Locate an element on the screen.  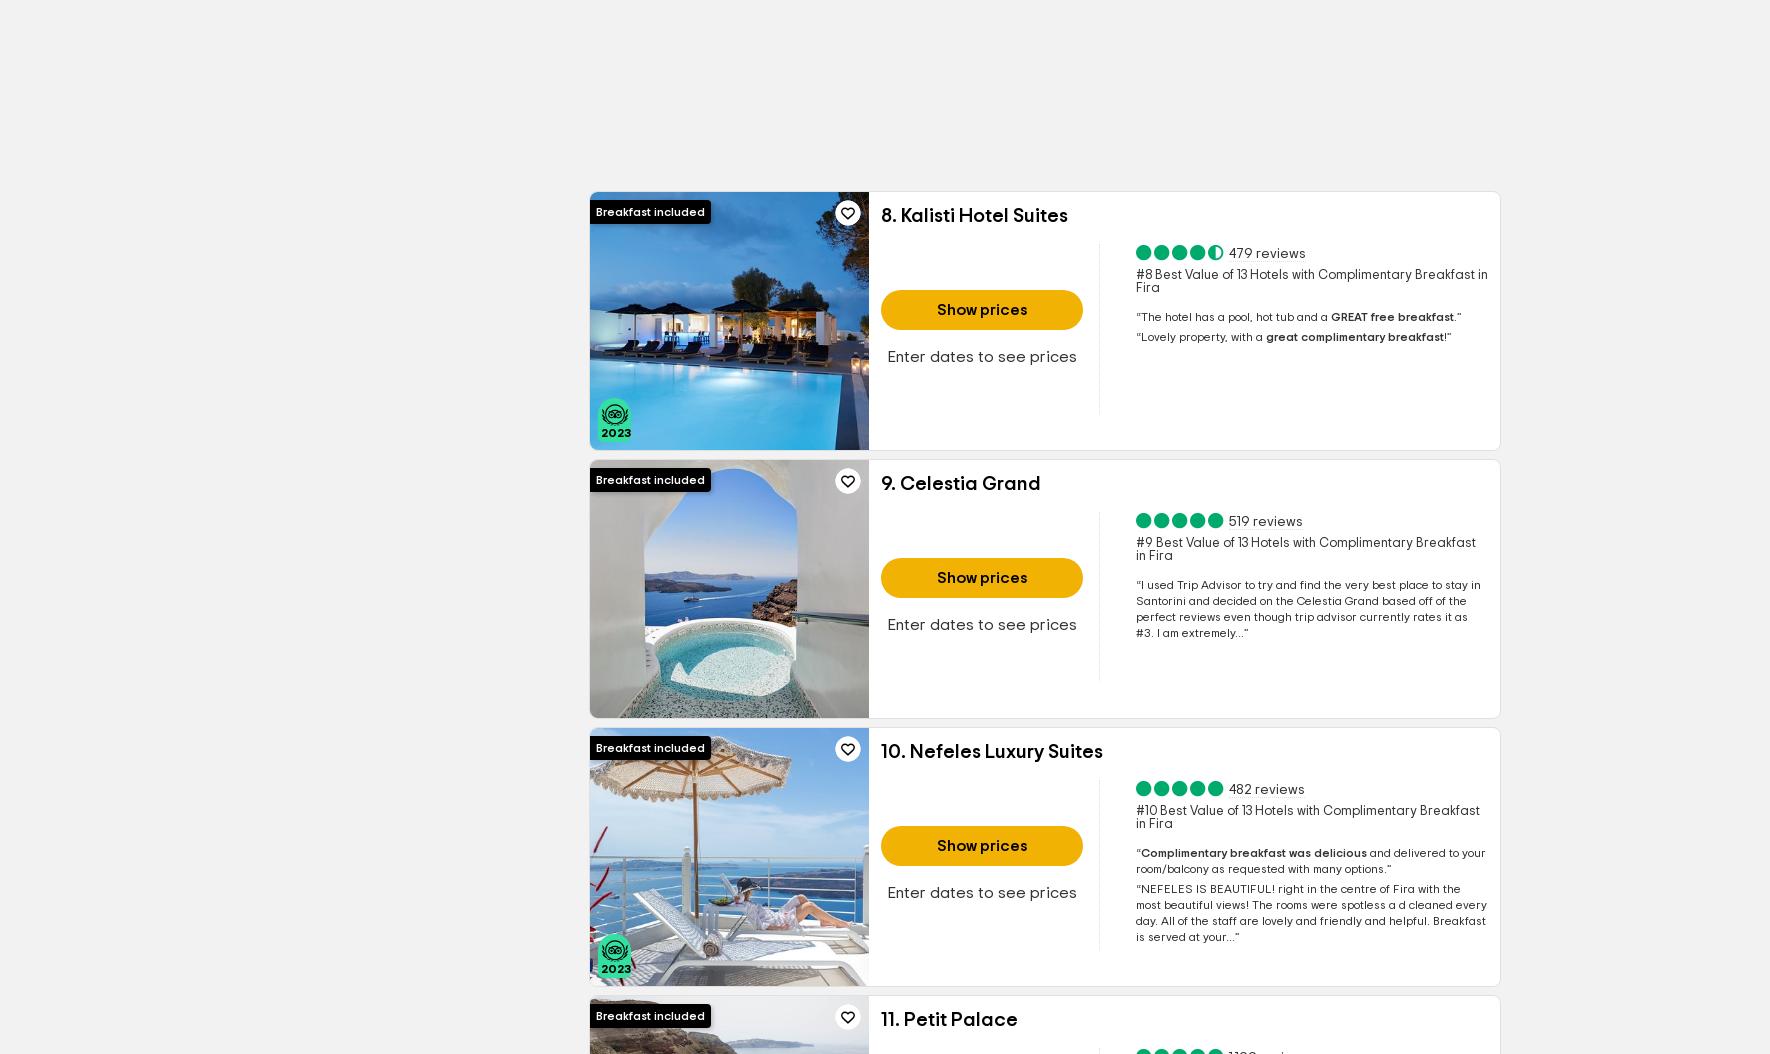
'The hotel' is located at coordinates (1165, 317).